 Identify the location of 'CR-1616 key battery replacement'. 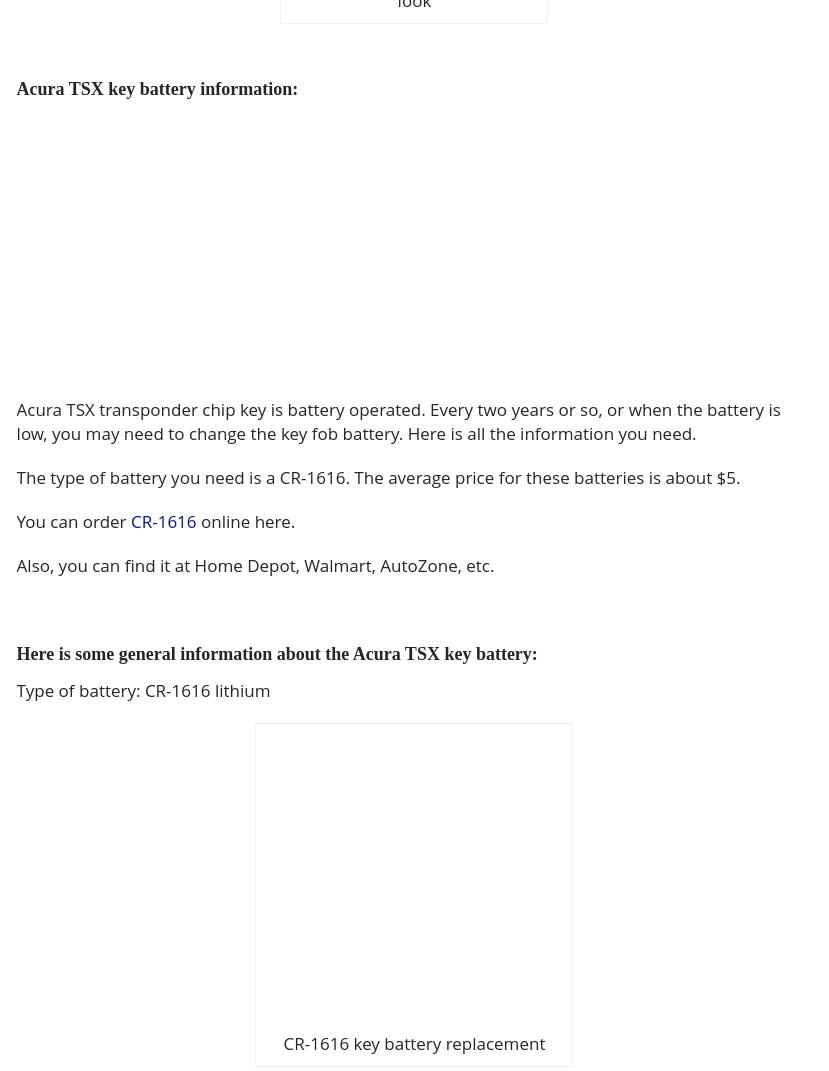
(282, 1043).